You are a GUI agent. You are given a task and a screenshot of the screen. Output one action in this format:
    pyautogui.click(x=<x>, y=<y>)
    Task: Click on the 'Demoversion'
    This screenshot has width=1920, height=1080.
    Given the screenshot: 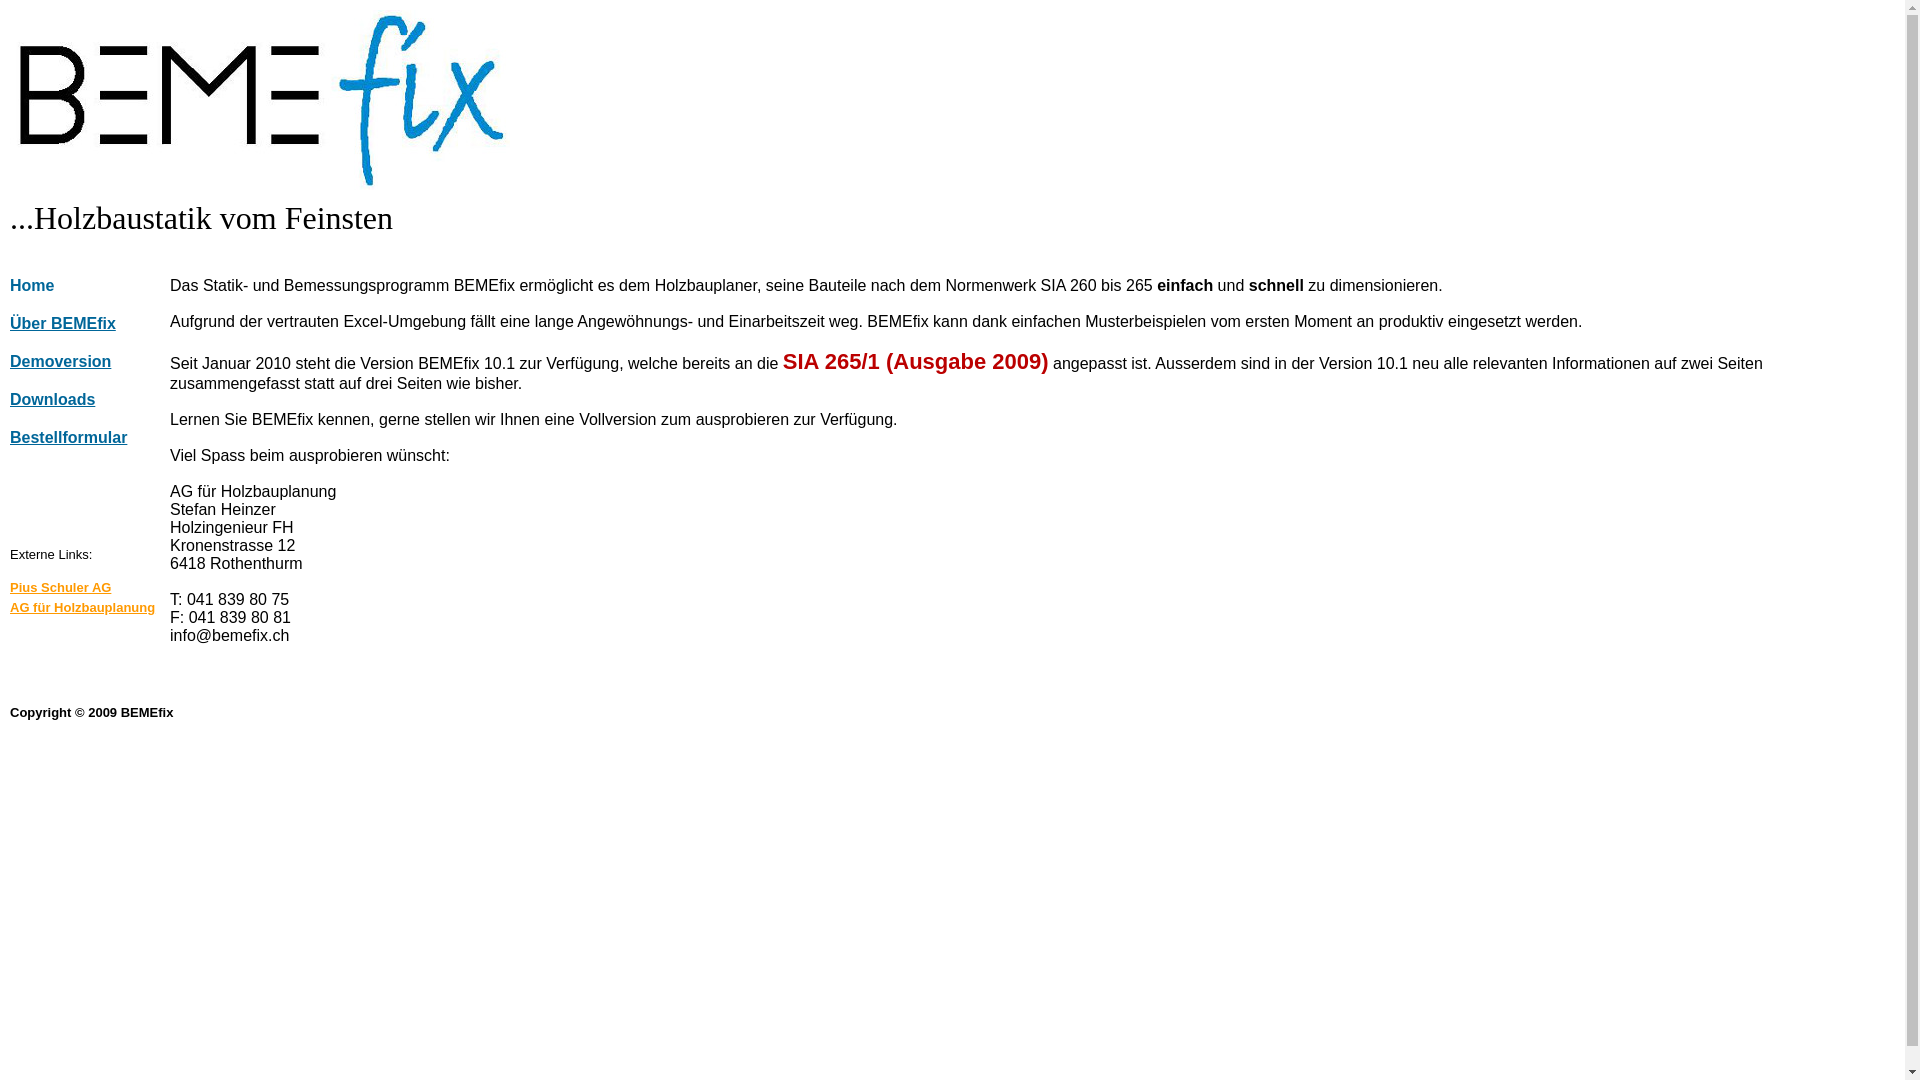 What is the action you would take?
    pyautogui.click(x=89, y=362)
    